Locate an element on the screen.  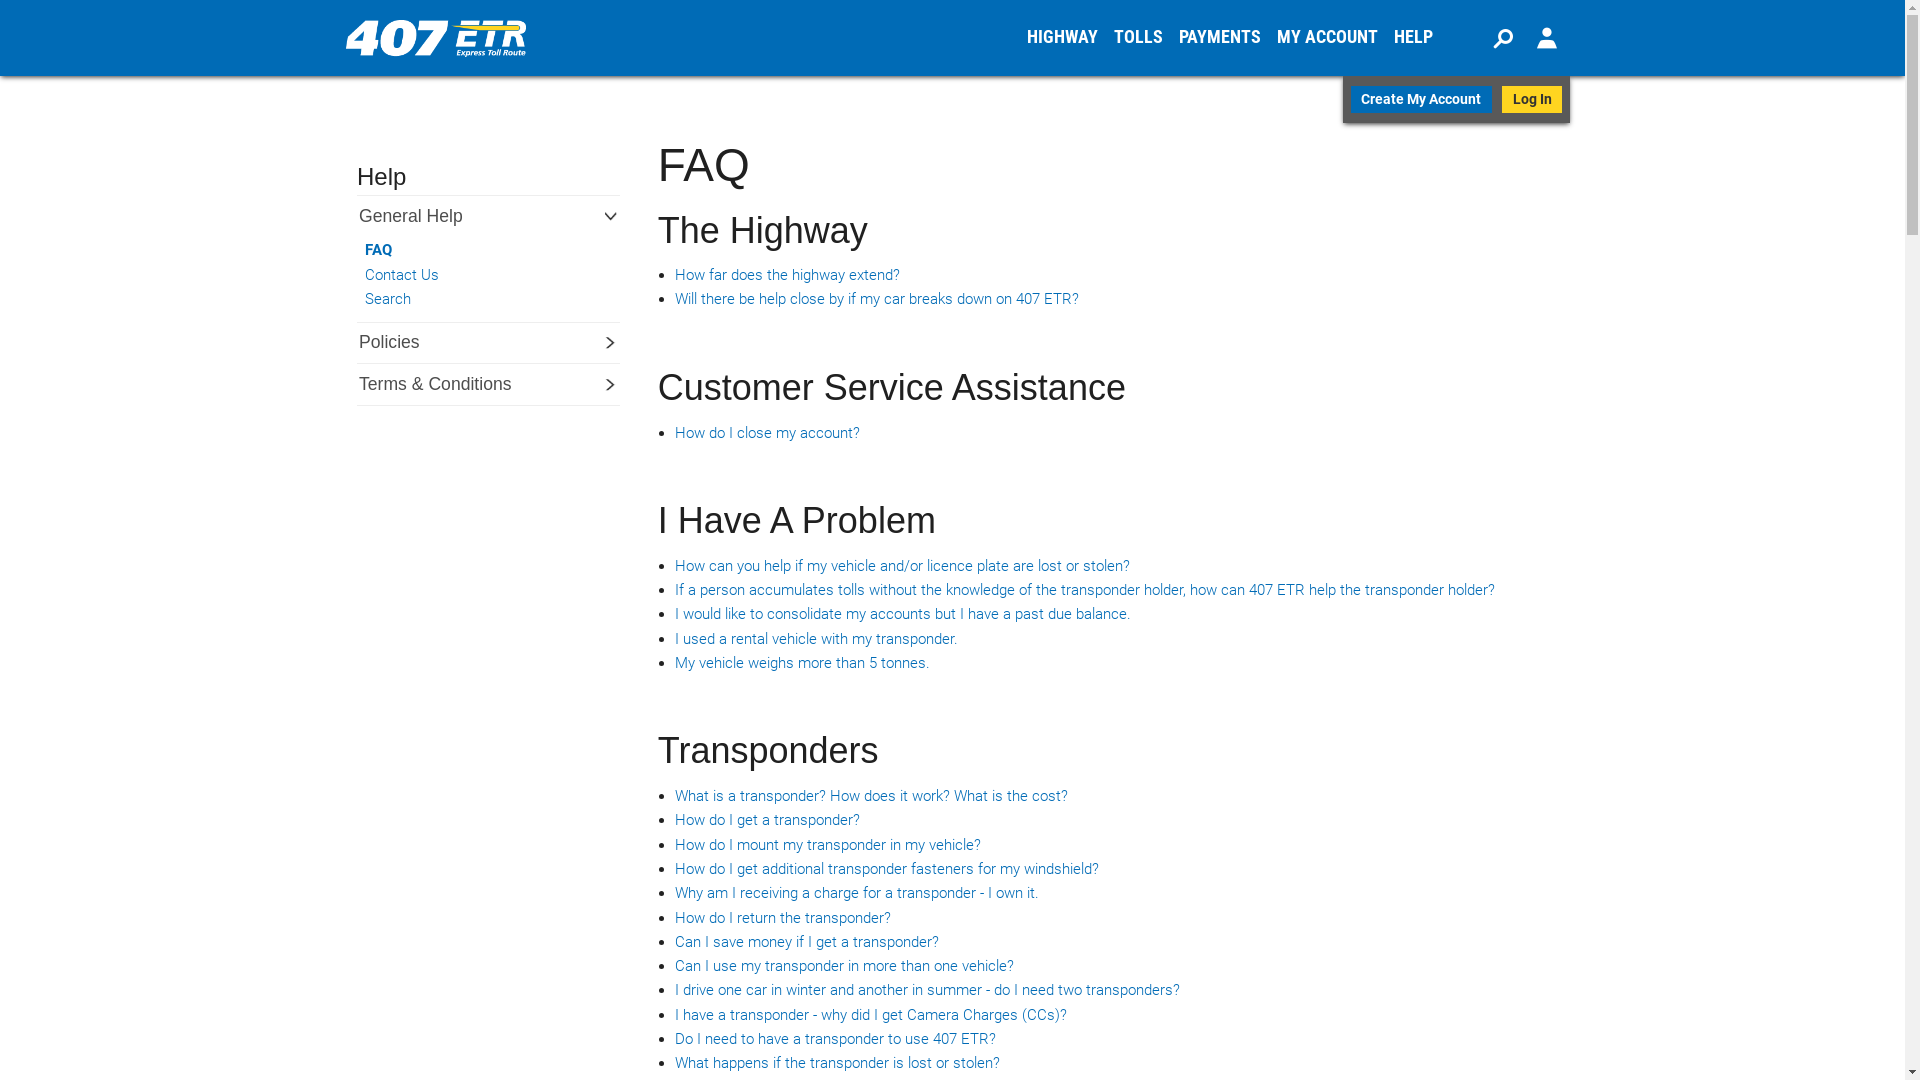
'How do I mount my transponder in my vehicle?' is located at coordinates (828, 844).